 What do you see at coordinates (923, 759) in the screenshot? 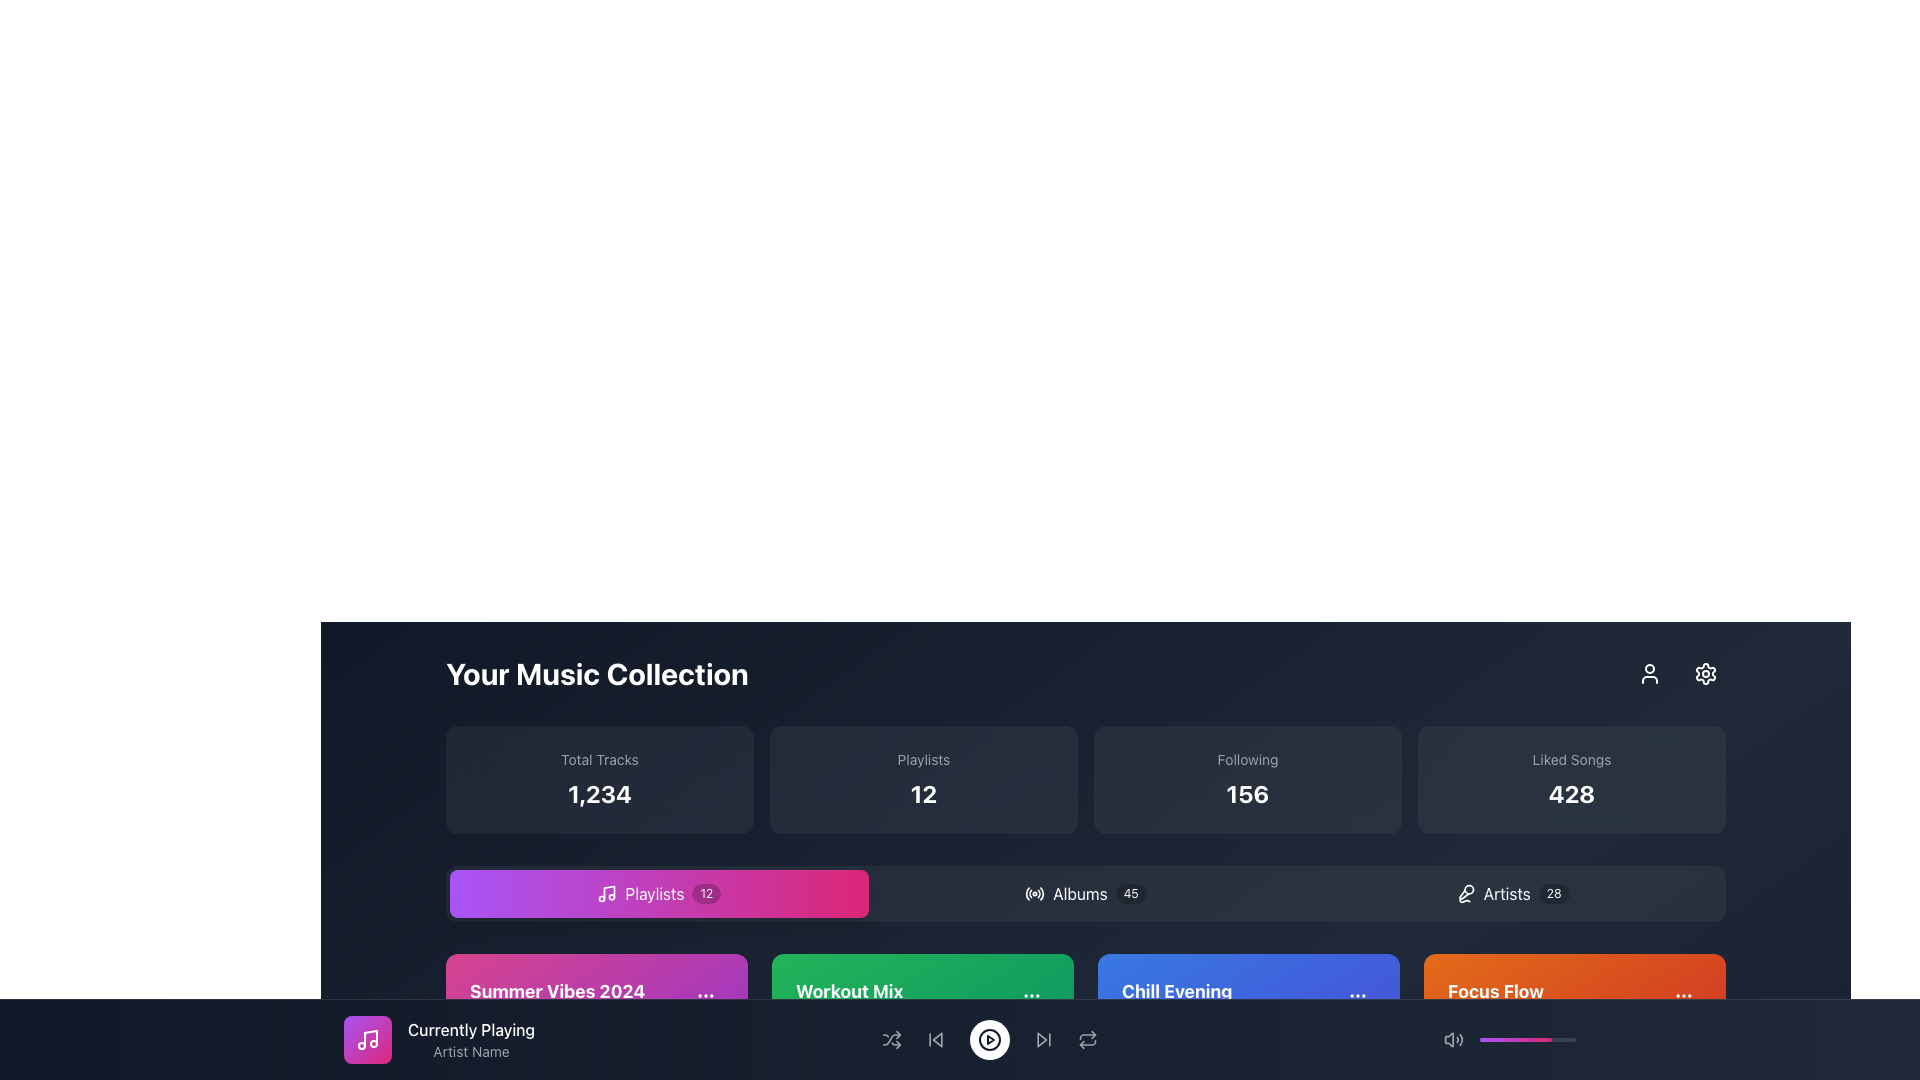
I see `the 'Playlists' text label located in the second card of the statistics layout, which describes the number of playlists in the user's music collection` at bounding box center [923, 759].